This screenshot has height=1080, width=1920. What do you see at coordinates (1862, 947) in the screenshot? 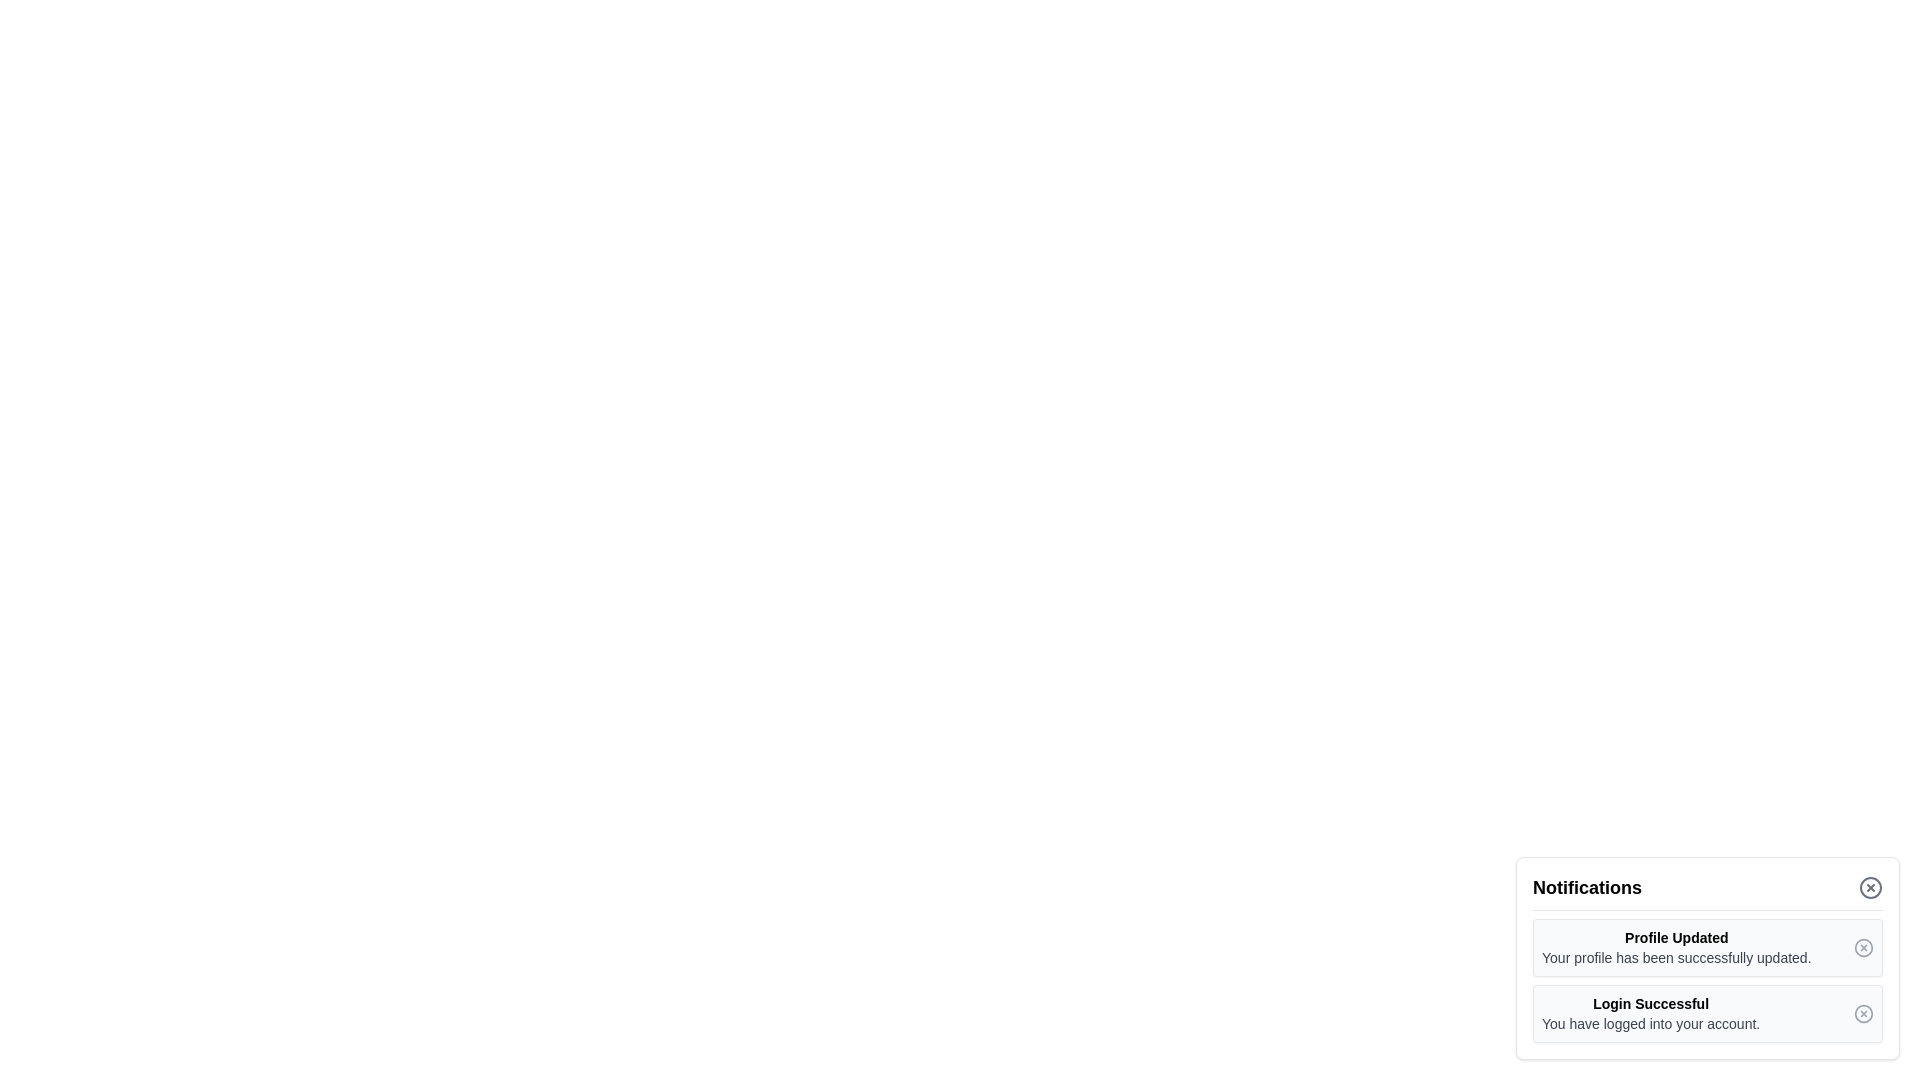
I see `the circular graphical element that is part of the close button for the notification titled 'Profile Updated', which is located at the top right corner of the first notification in the list` at bounding box center [1862, 947].